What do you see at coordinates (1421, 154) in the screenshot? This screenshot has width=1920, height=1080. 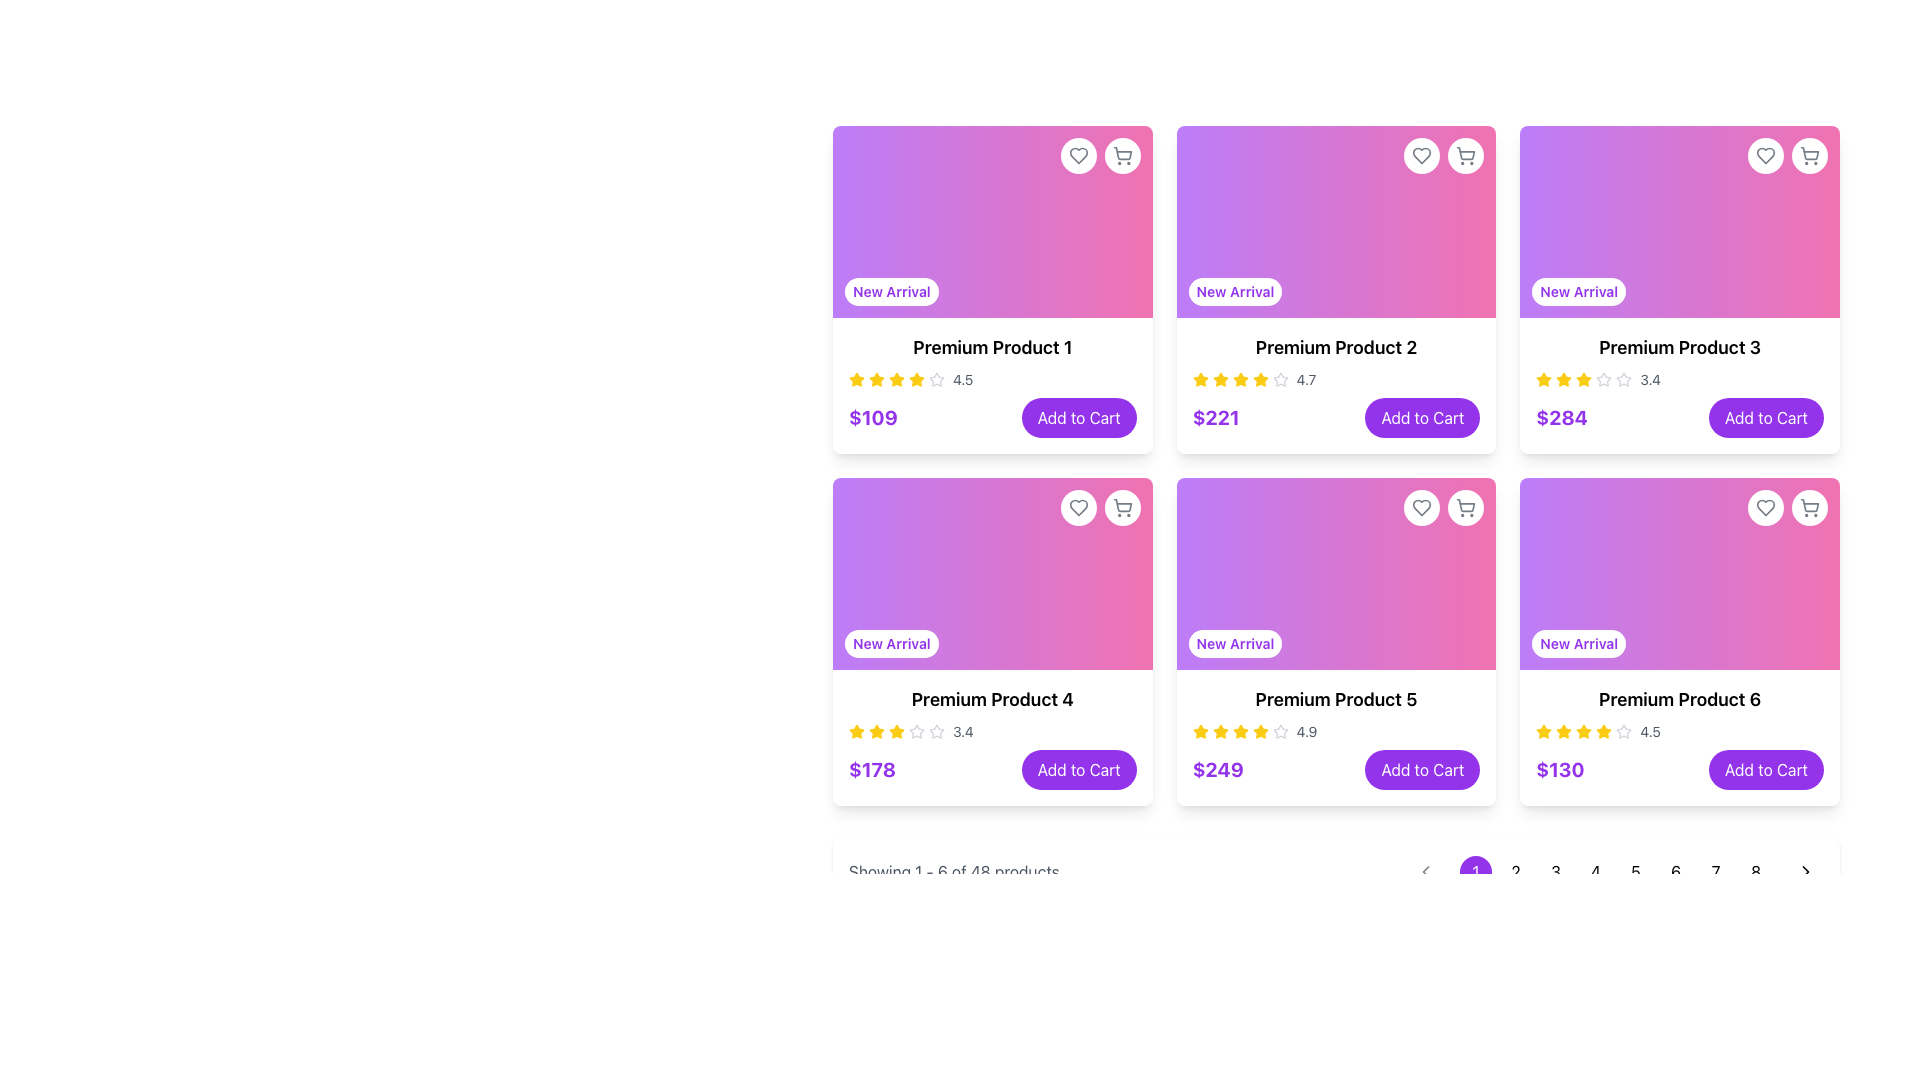 I see `the heart icon within the circular button in the top-right corner of the 'Premium Product 2' card` at bounding box center [1421, 154].